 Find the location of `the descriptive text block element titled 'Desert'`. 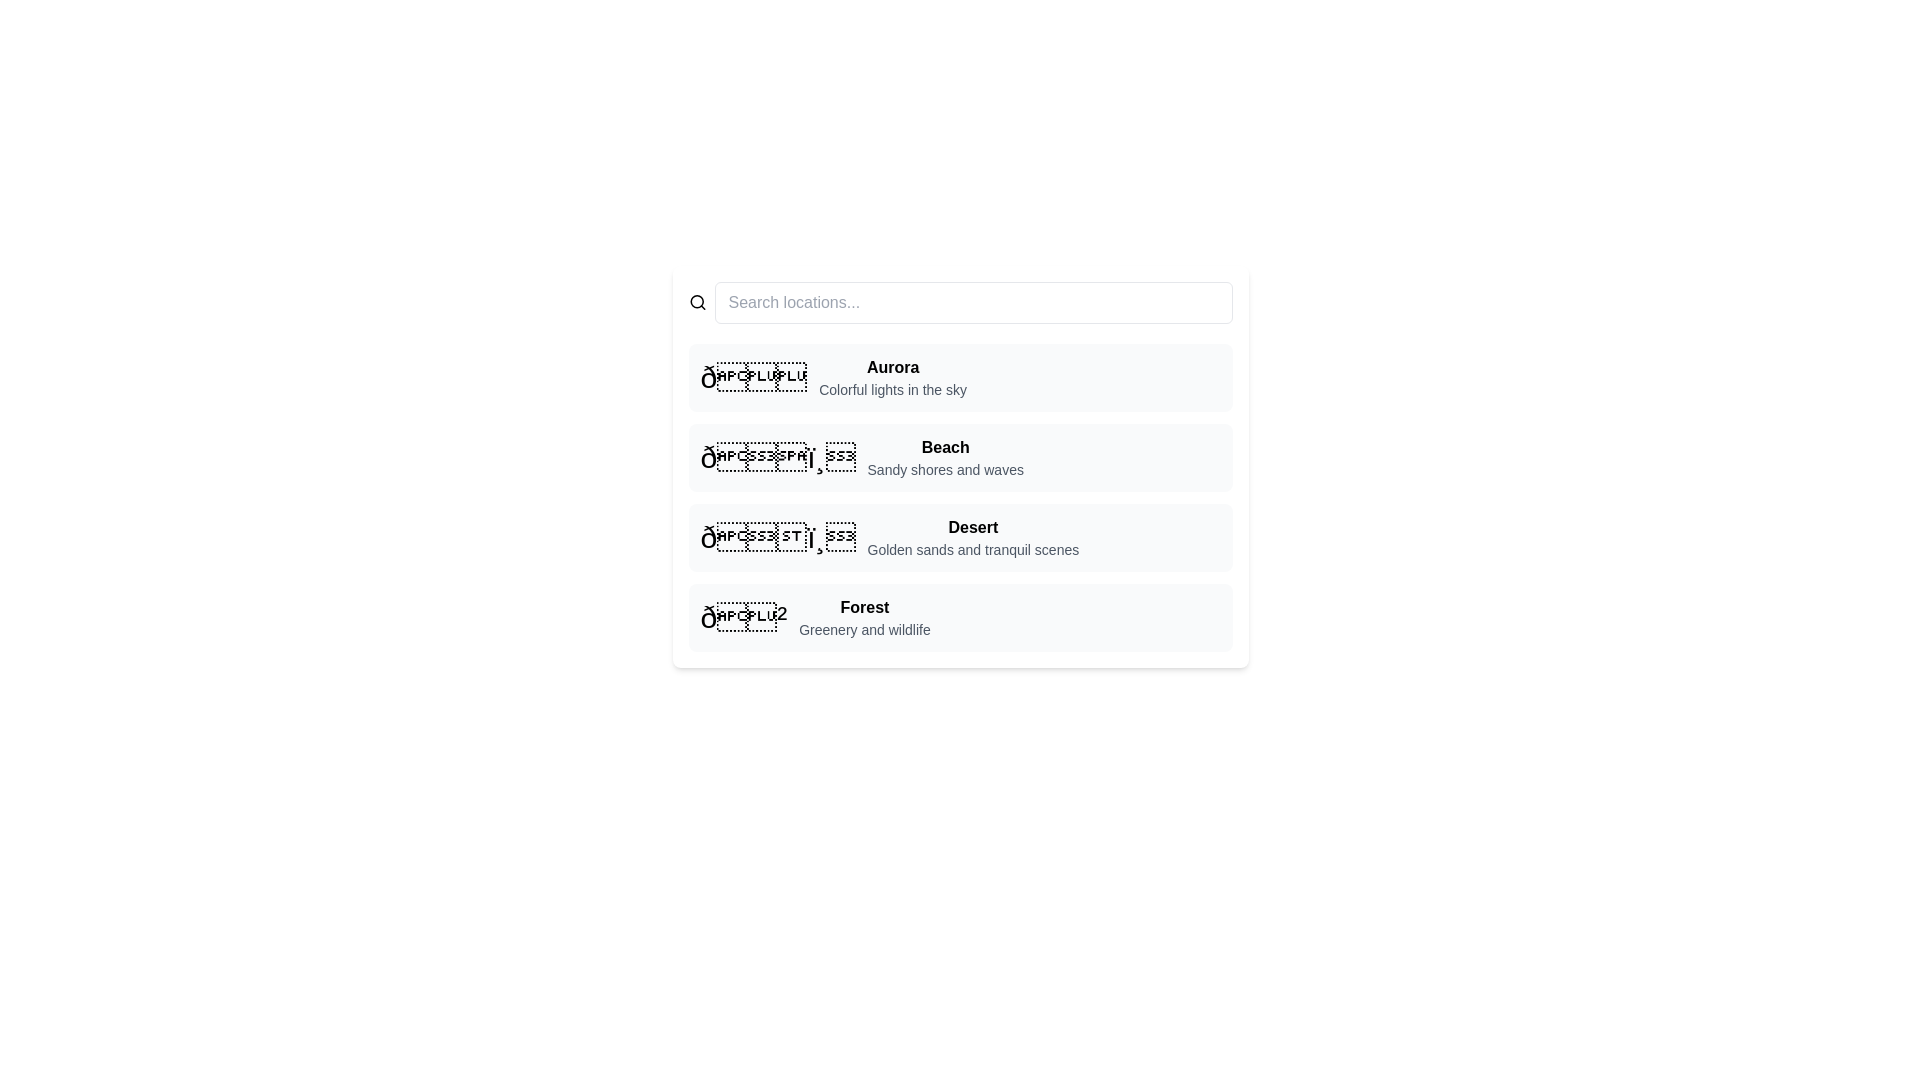

the descriptive text block element titled 'Desert' is located at coordinates (973, 536).